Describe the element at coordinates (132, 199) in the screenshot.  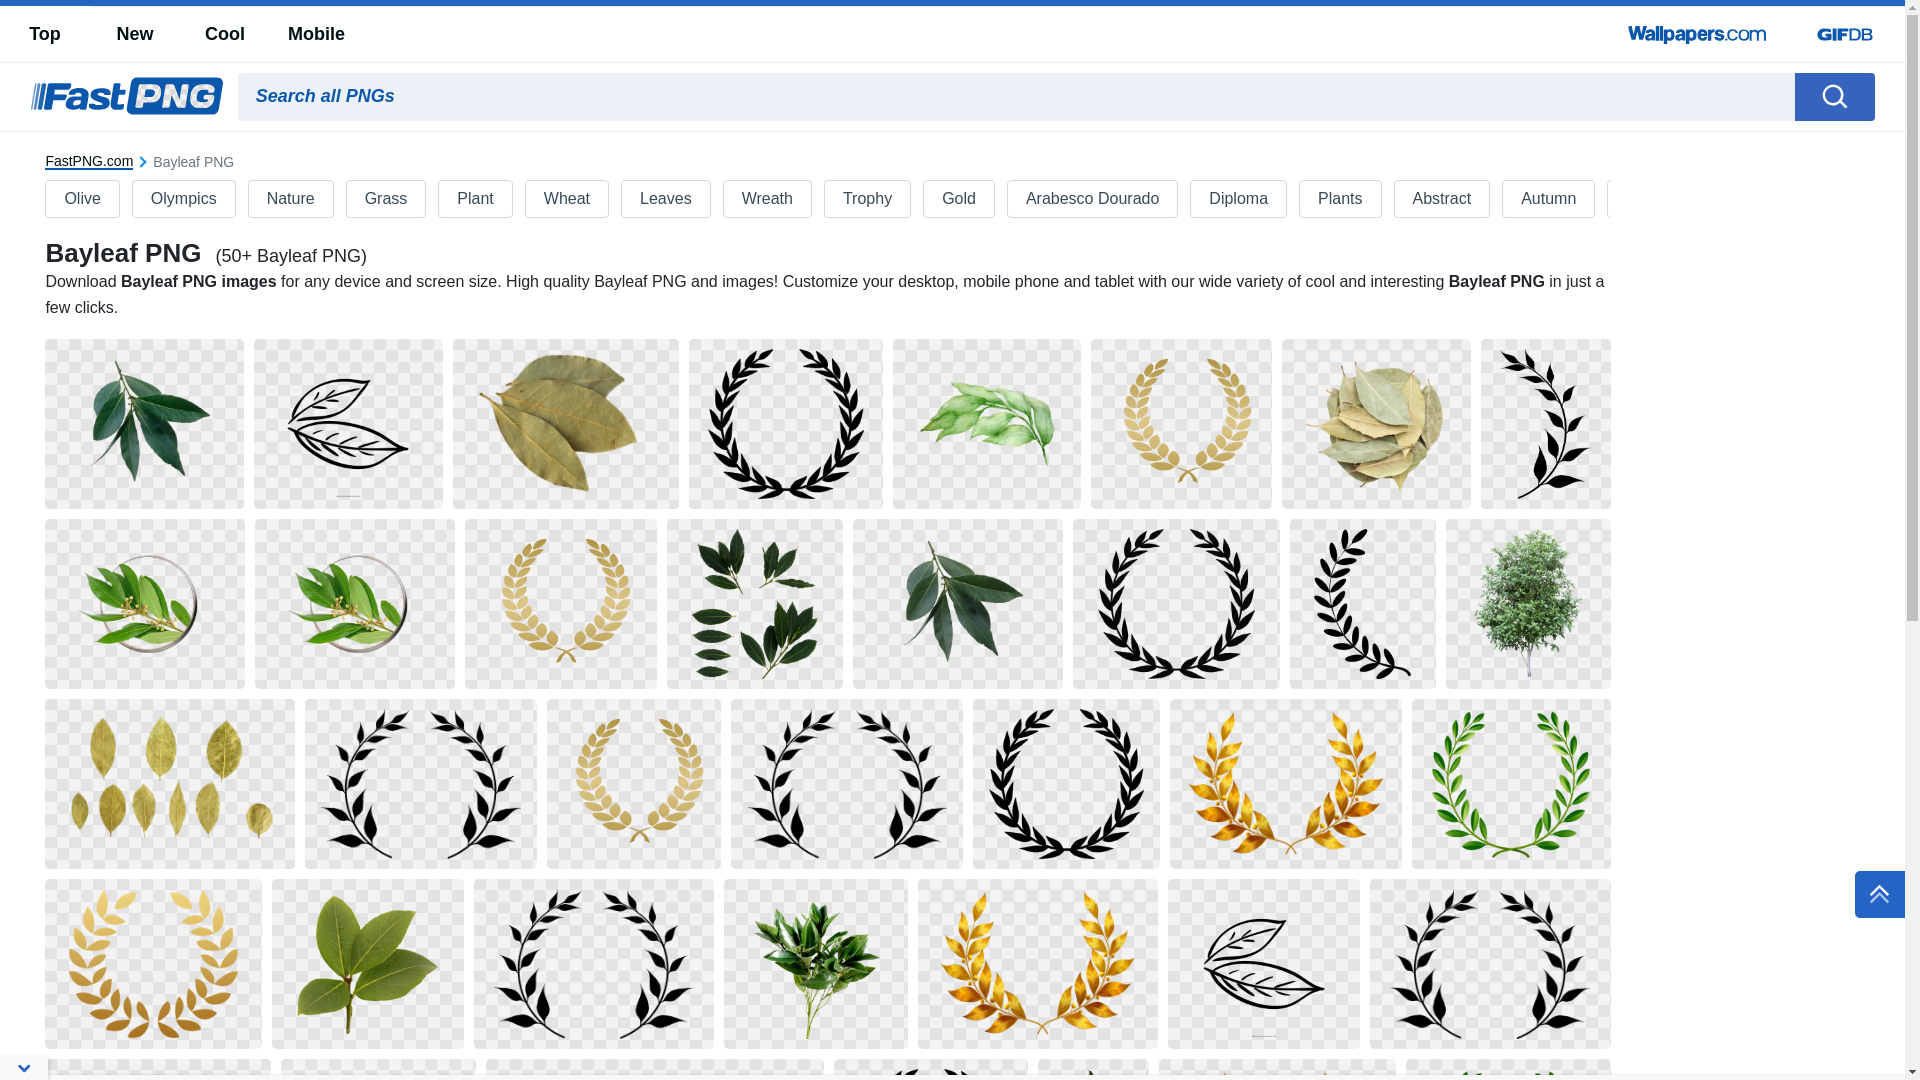
I see `'Olympics'` at that location.